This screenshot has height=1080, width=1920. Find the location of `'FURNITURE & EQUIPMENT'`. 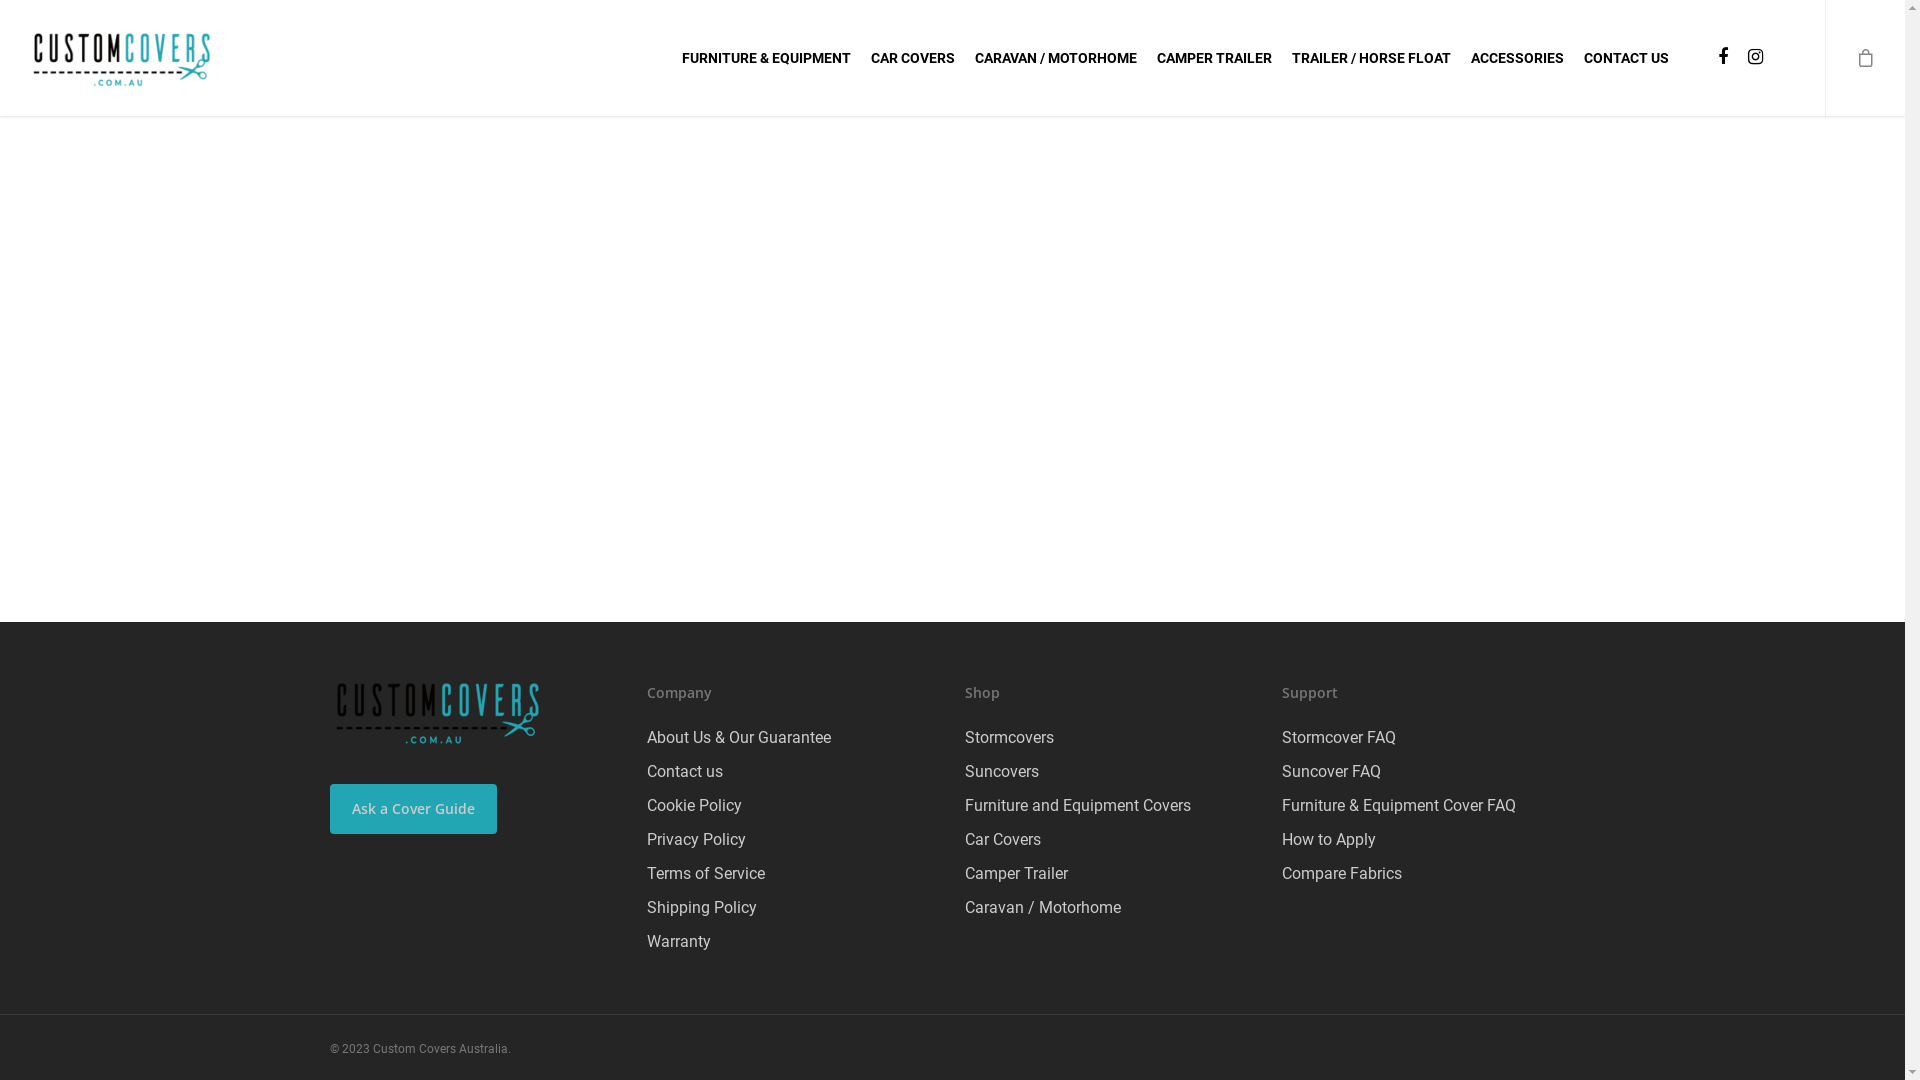

'FURNITURE & EQUIPMENT' is located at coordinates (681, 56).